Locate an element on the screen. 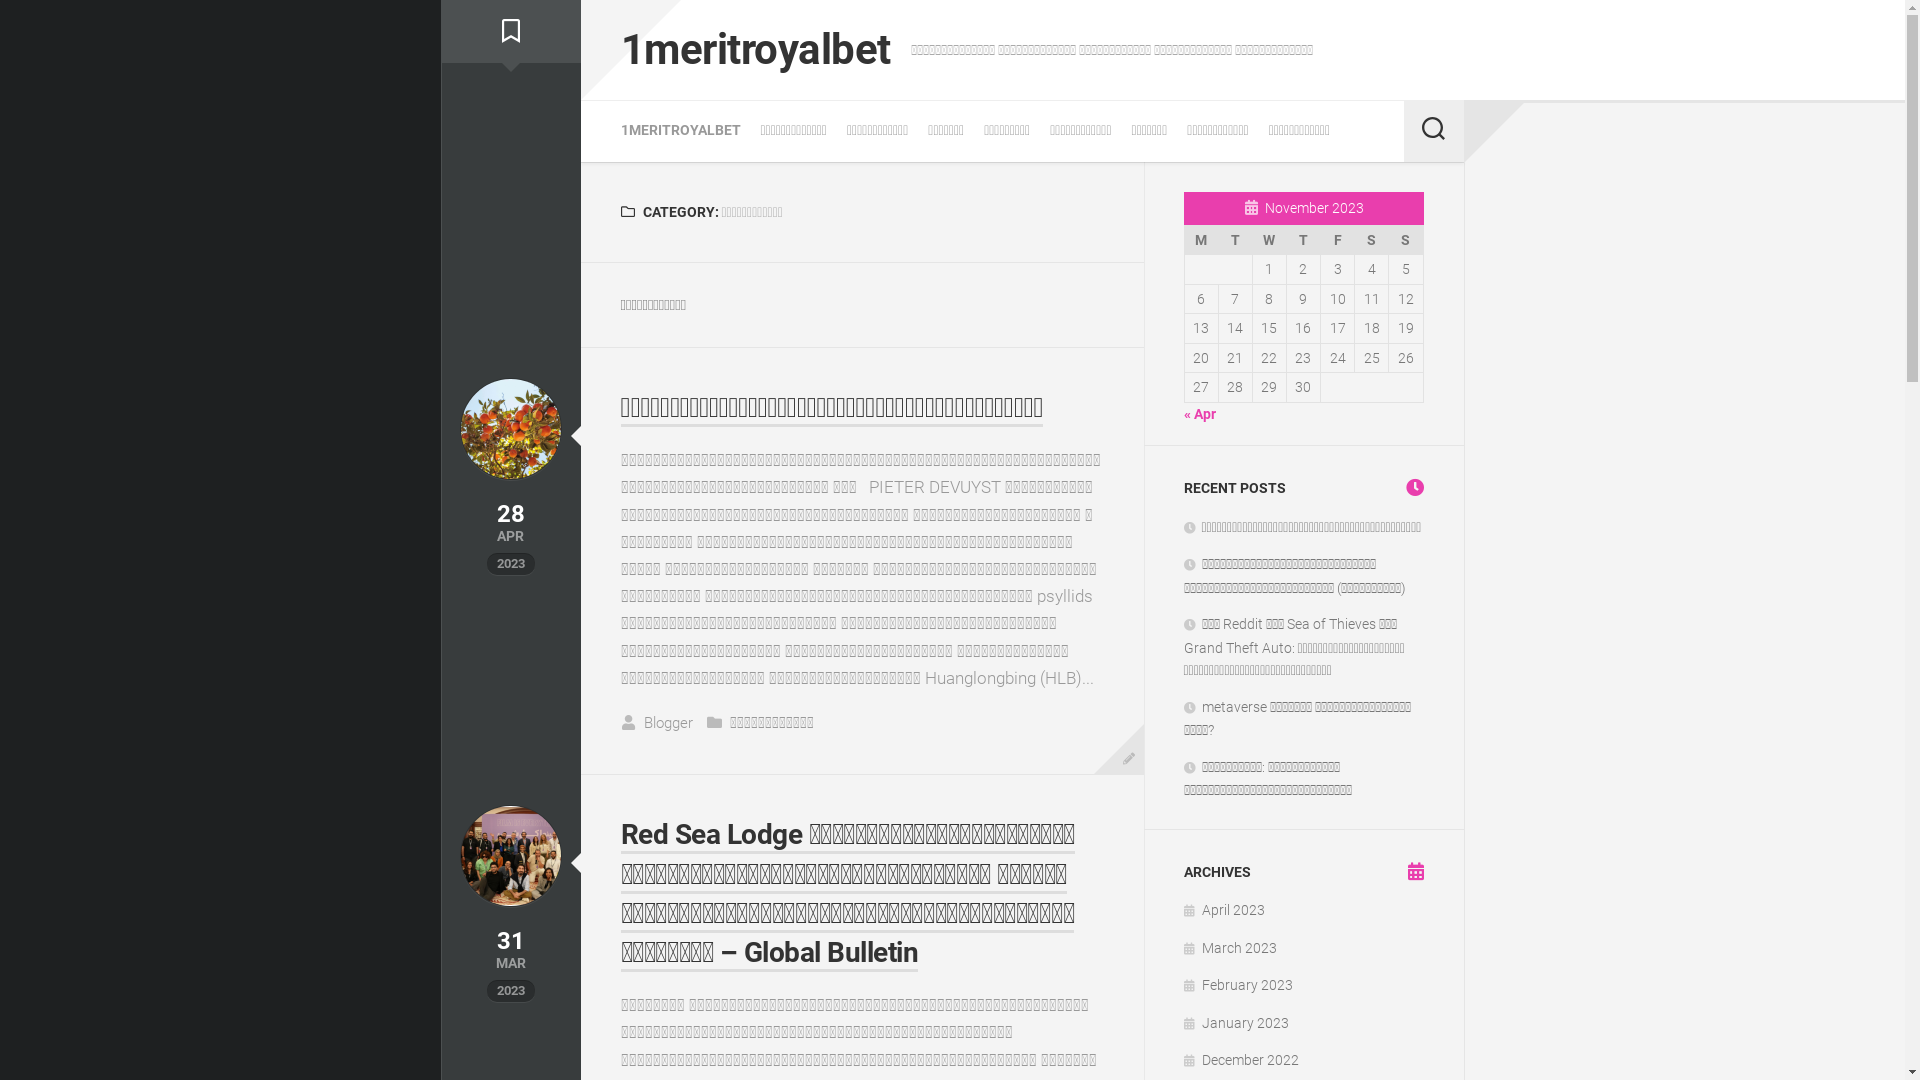 This screenshot has width=1920, height=1080. '1meritroyalbet' is located at coordinates (753, 49).